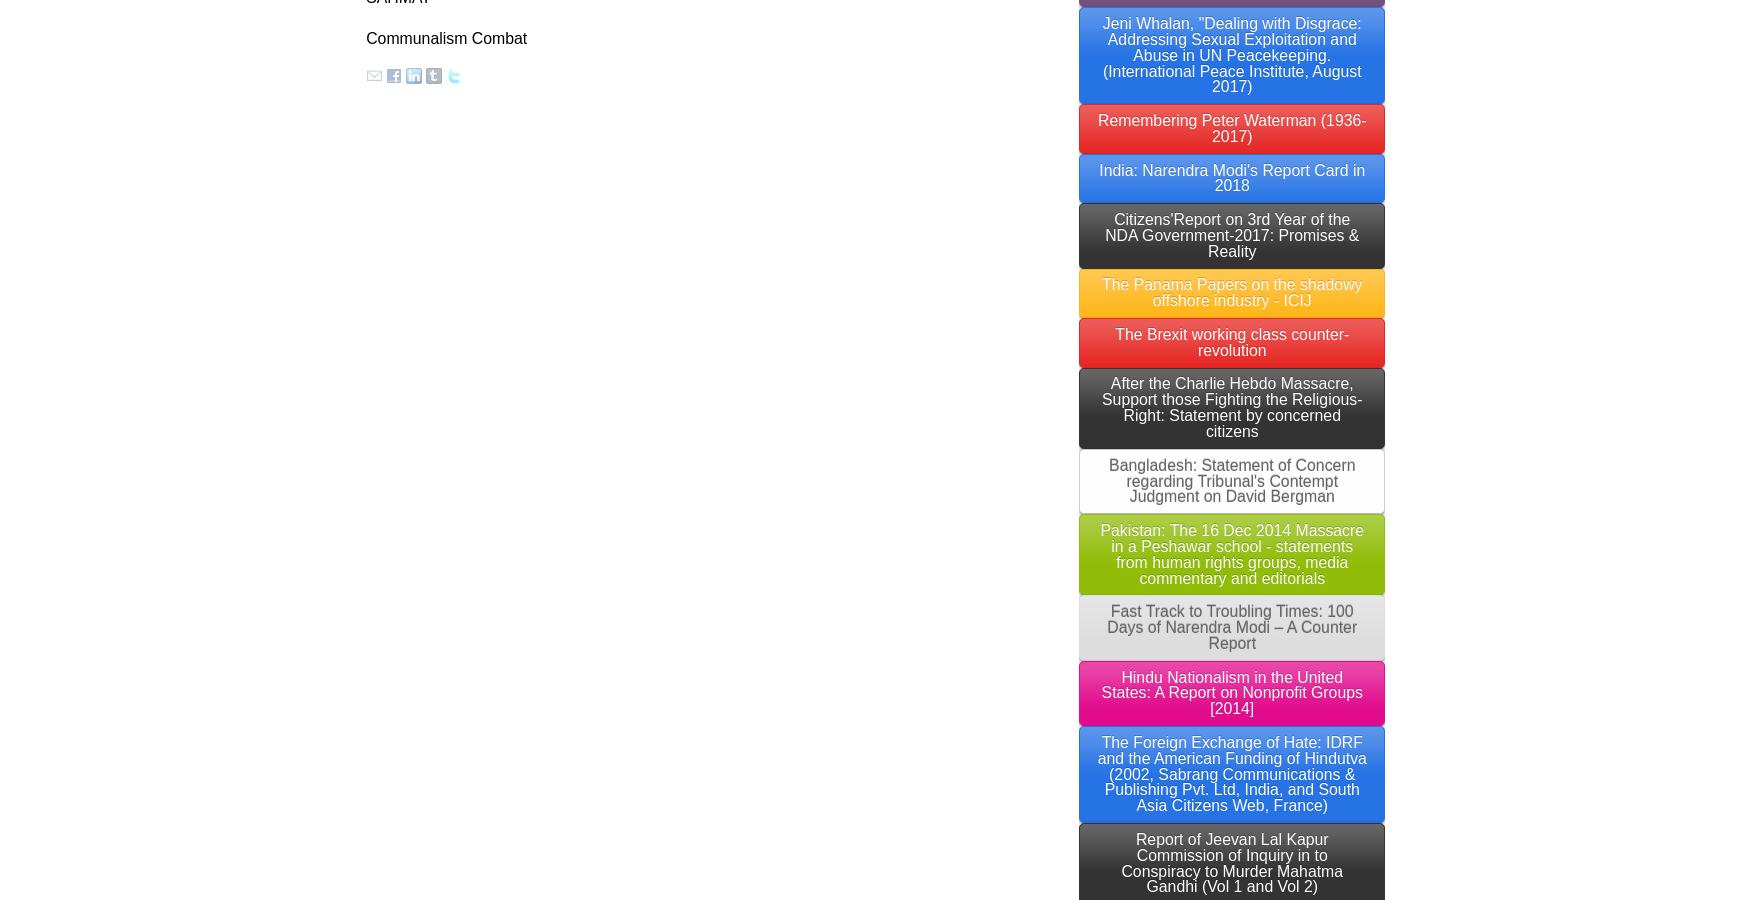  Describe the element at coordinates (1232, 479) in the screenshot. I see `'Bangladesh: Statement of Concern regarding Tribunal's Contempt Judgment on David Bergman'` at that location.